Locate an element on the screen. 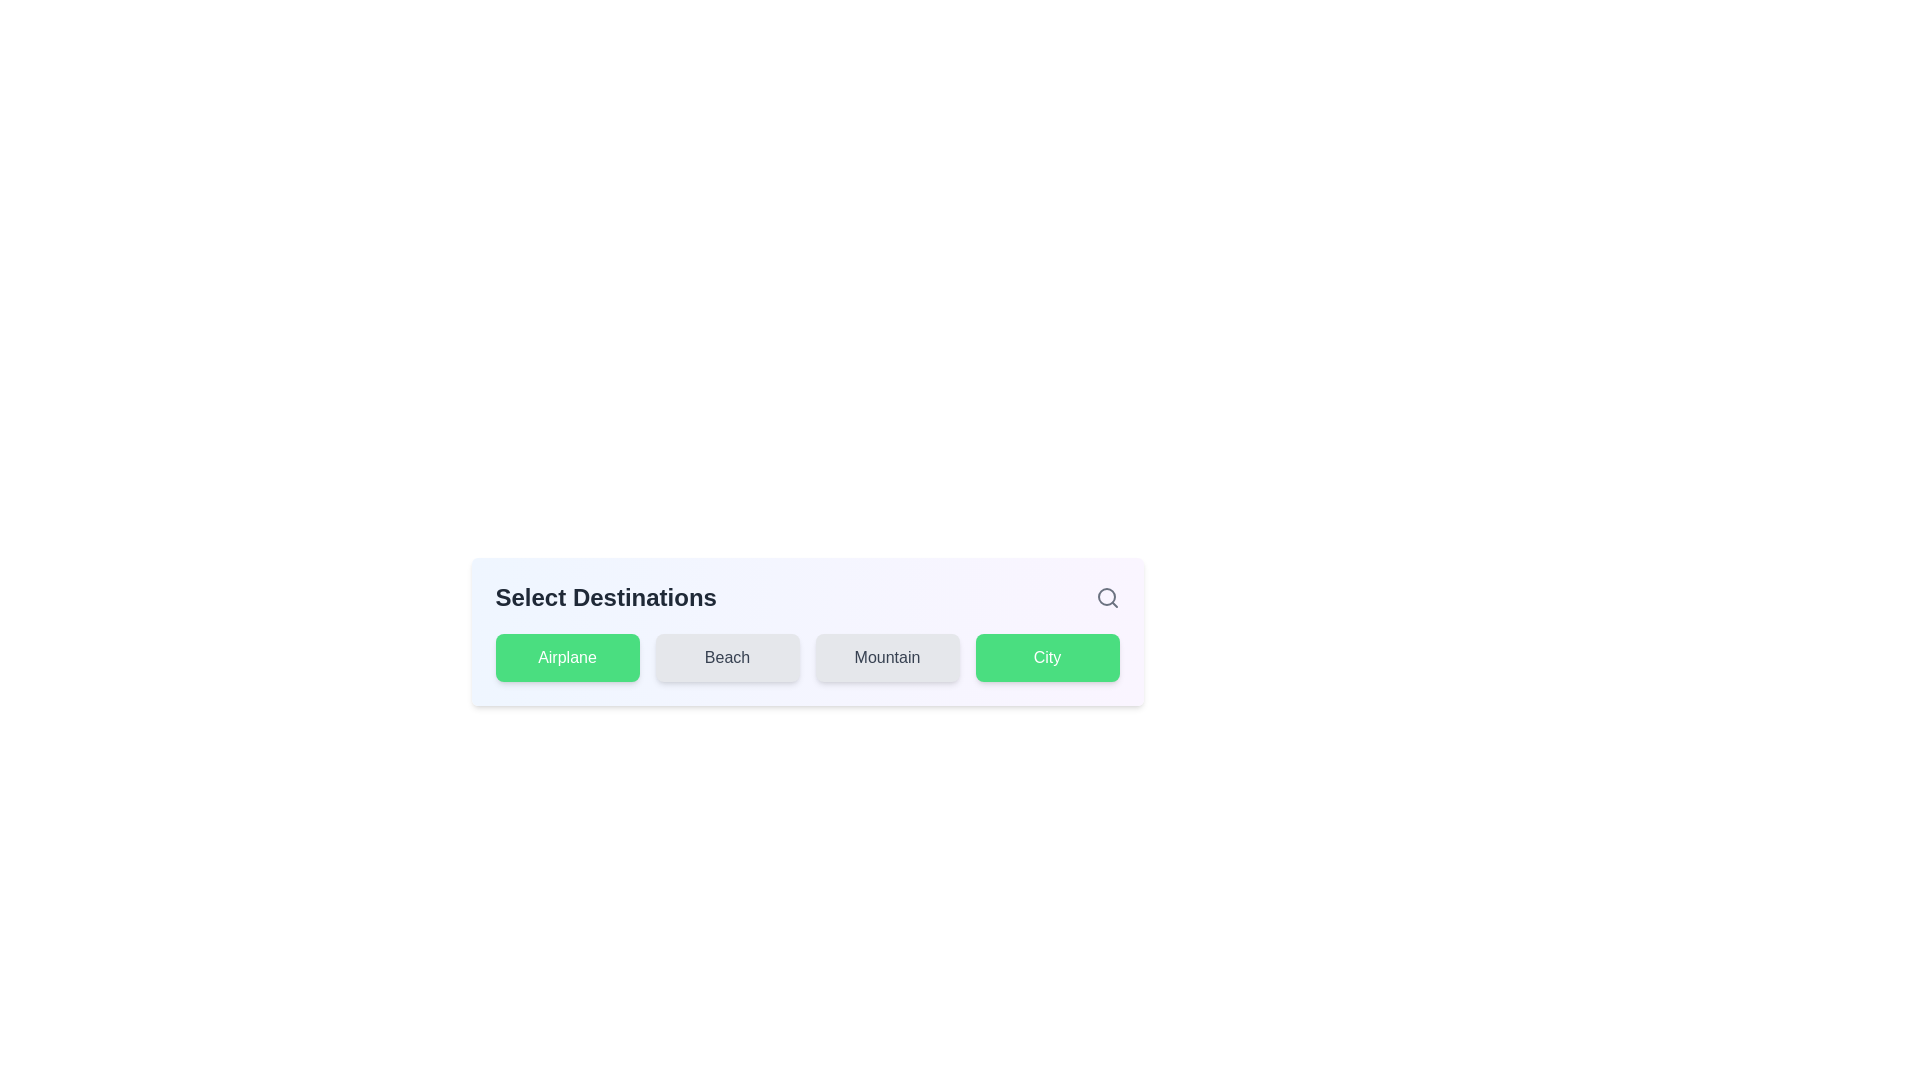  the item labeled Beach in the grid is located at coordinates (726, 658).